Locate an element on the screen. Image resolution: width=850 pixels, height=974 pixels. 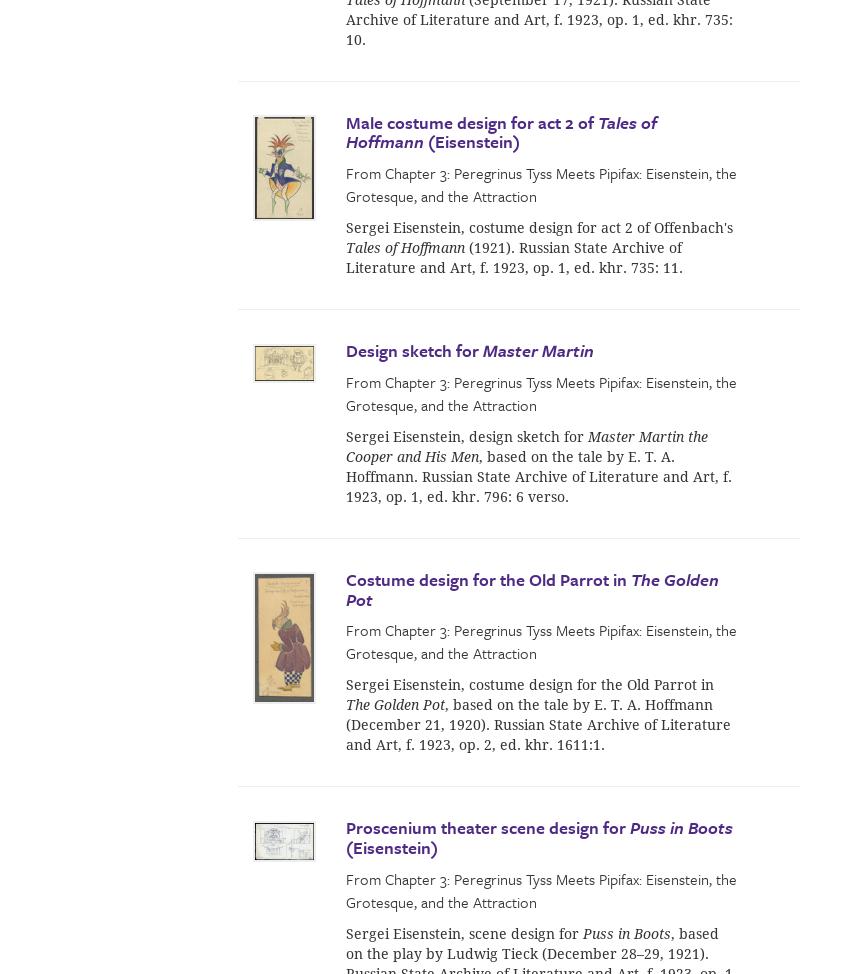
'Design sketch for' is located at coordinates (414, 350).